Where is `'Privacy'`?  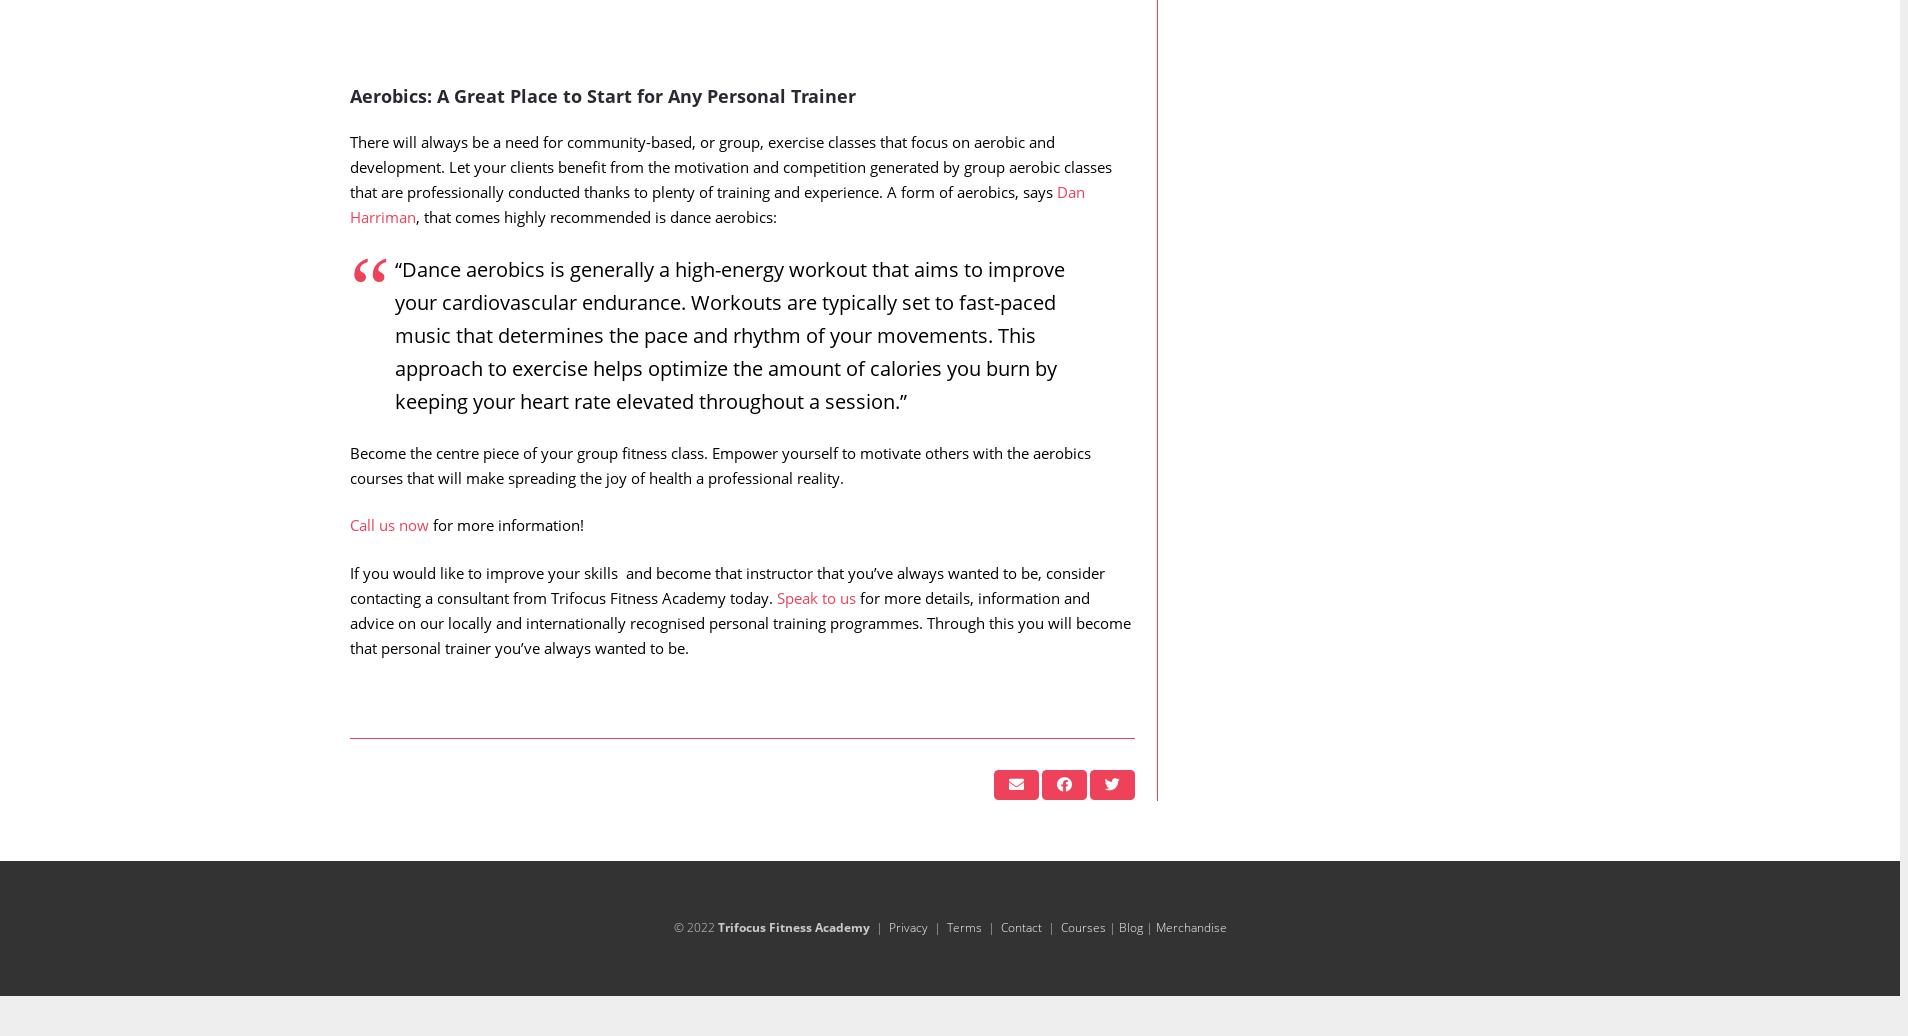 'Privacy' is located at coordinates (907, 967).